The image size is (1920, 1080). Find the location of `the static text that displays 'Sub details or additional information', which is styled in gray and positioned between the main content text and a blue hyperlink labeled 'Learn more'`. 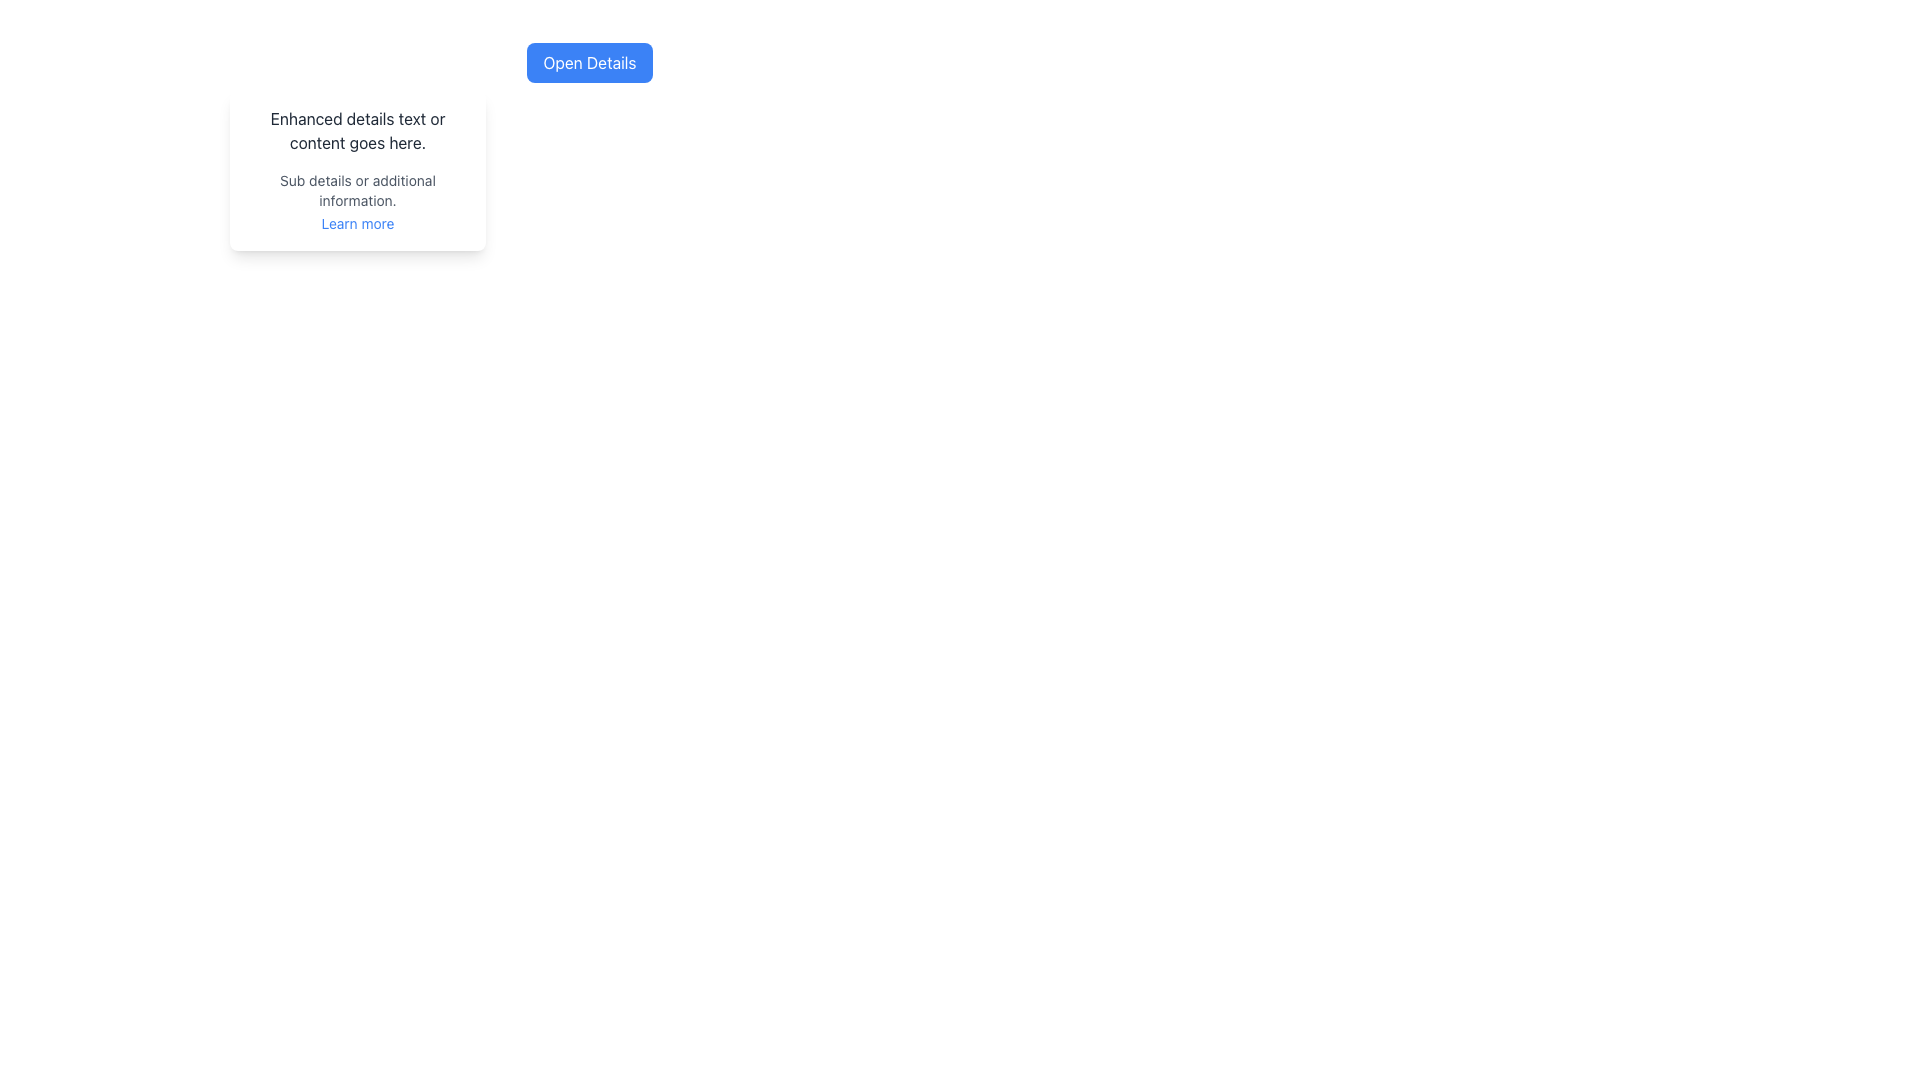

the static text that displays 'Sub details or additional information', which is styled in gray and positioned between the main content text and a blue hyperlink labeled 'Learn more' is located at coordinates (358, 191).